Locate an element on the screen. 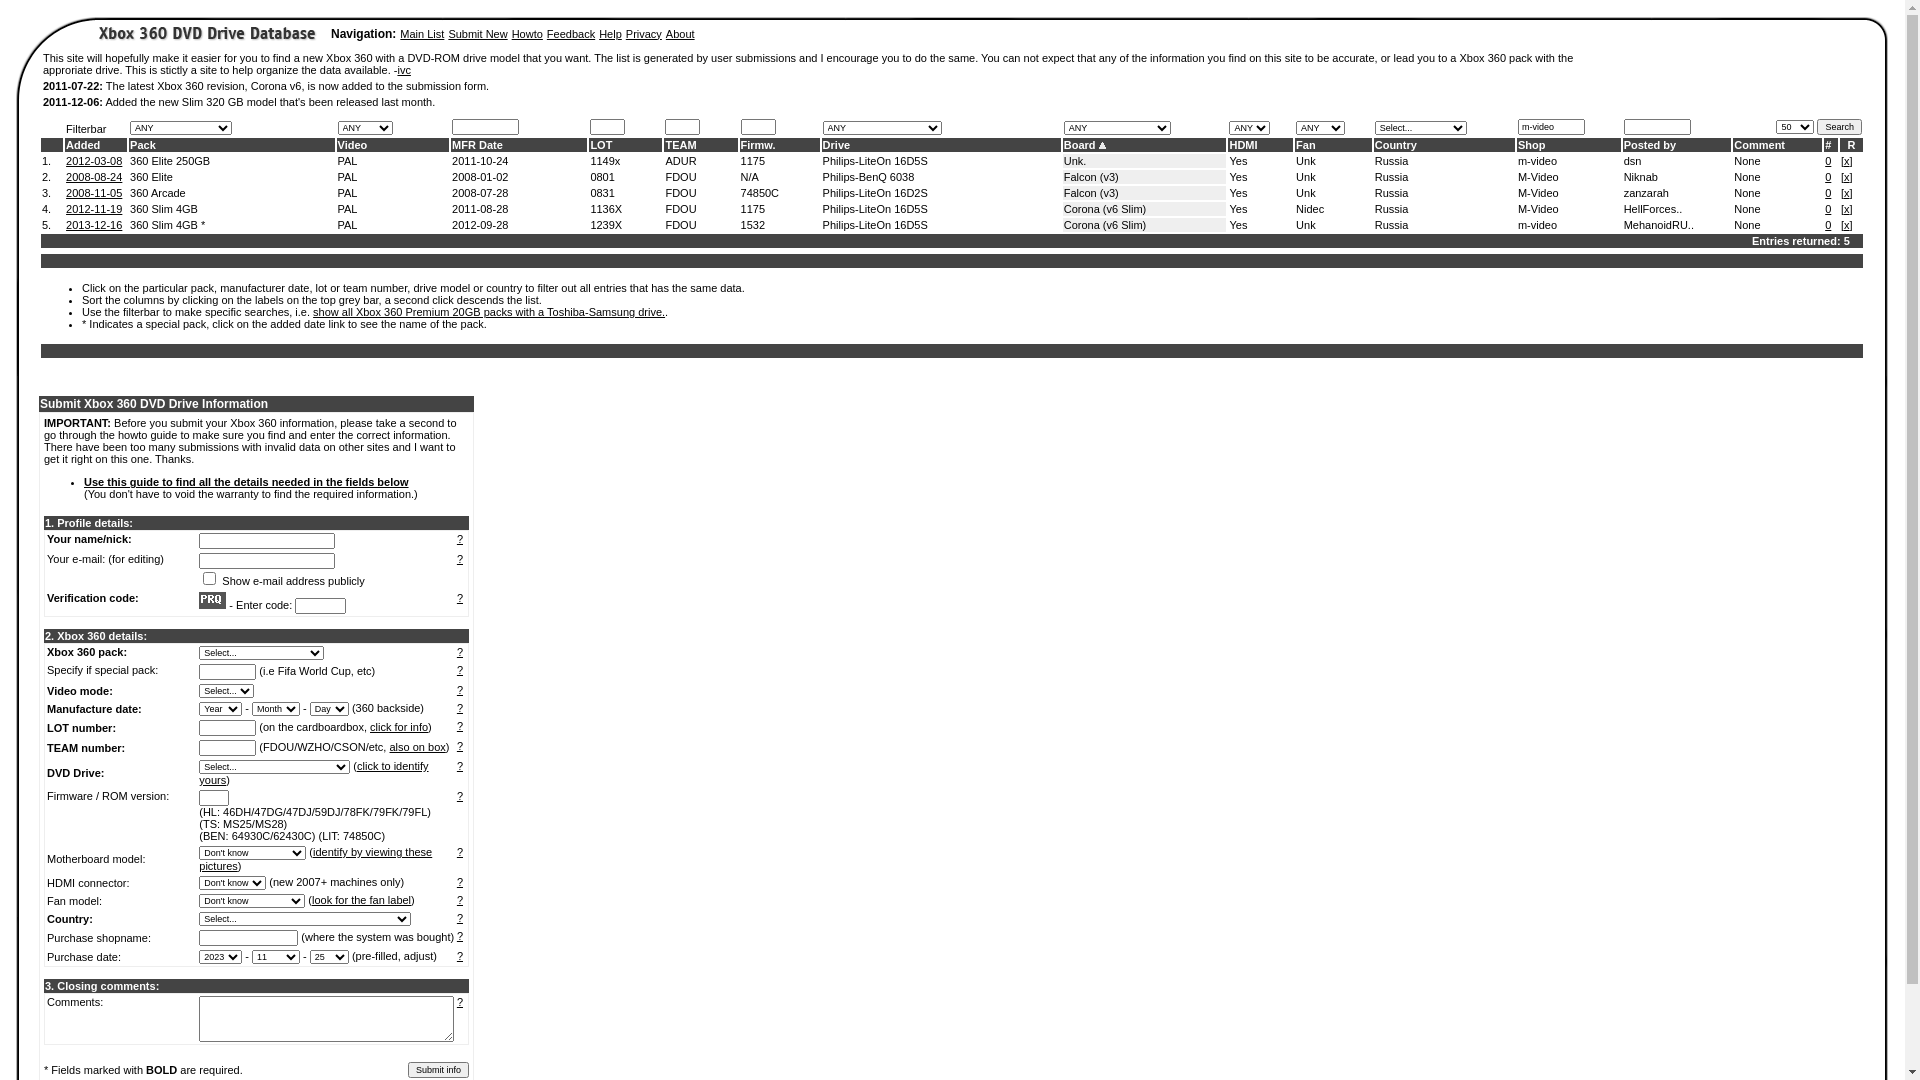 Image resolution: width=1920 pixels, height=1080 pixels. 'Help' is located at coordinates (609, 34).